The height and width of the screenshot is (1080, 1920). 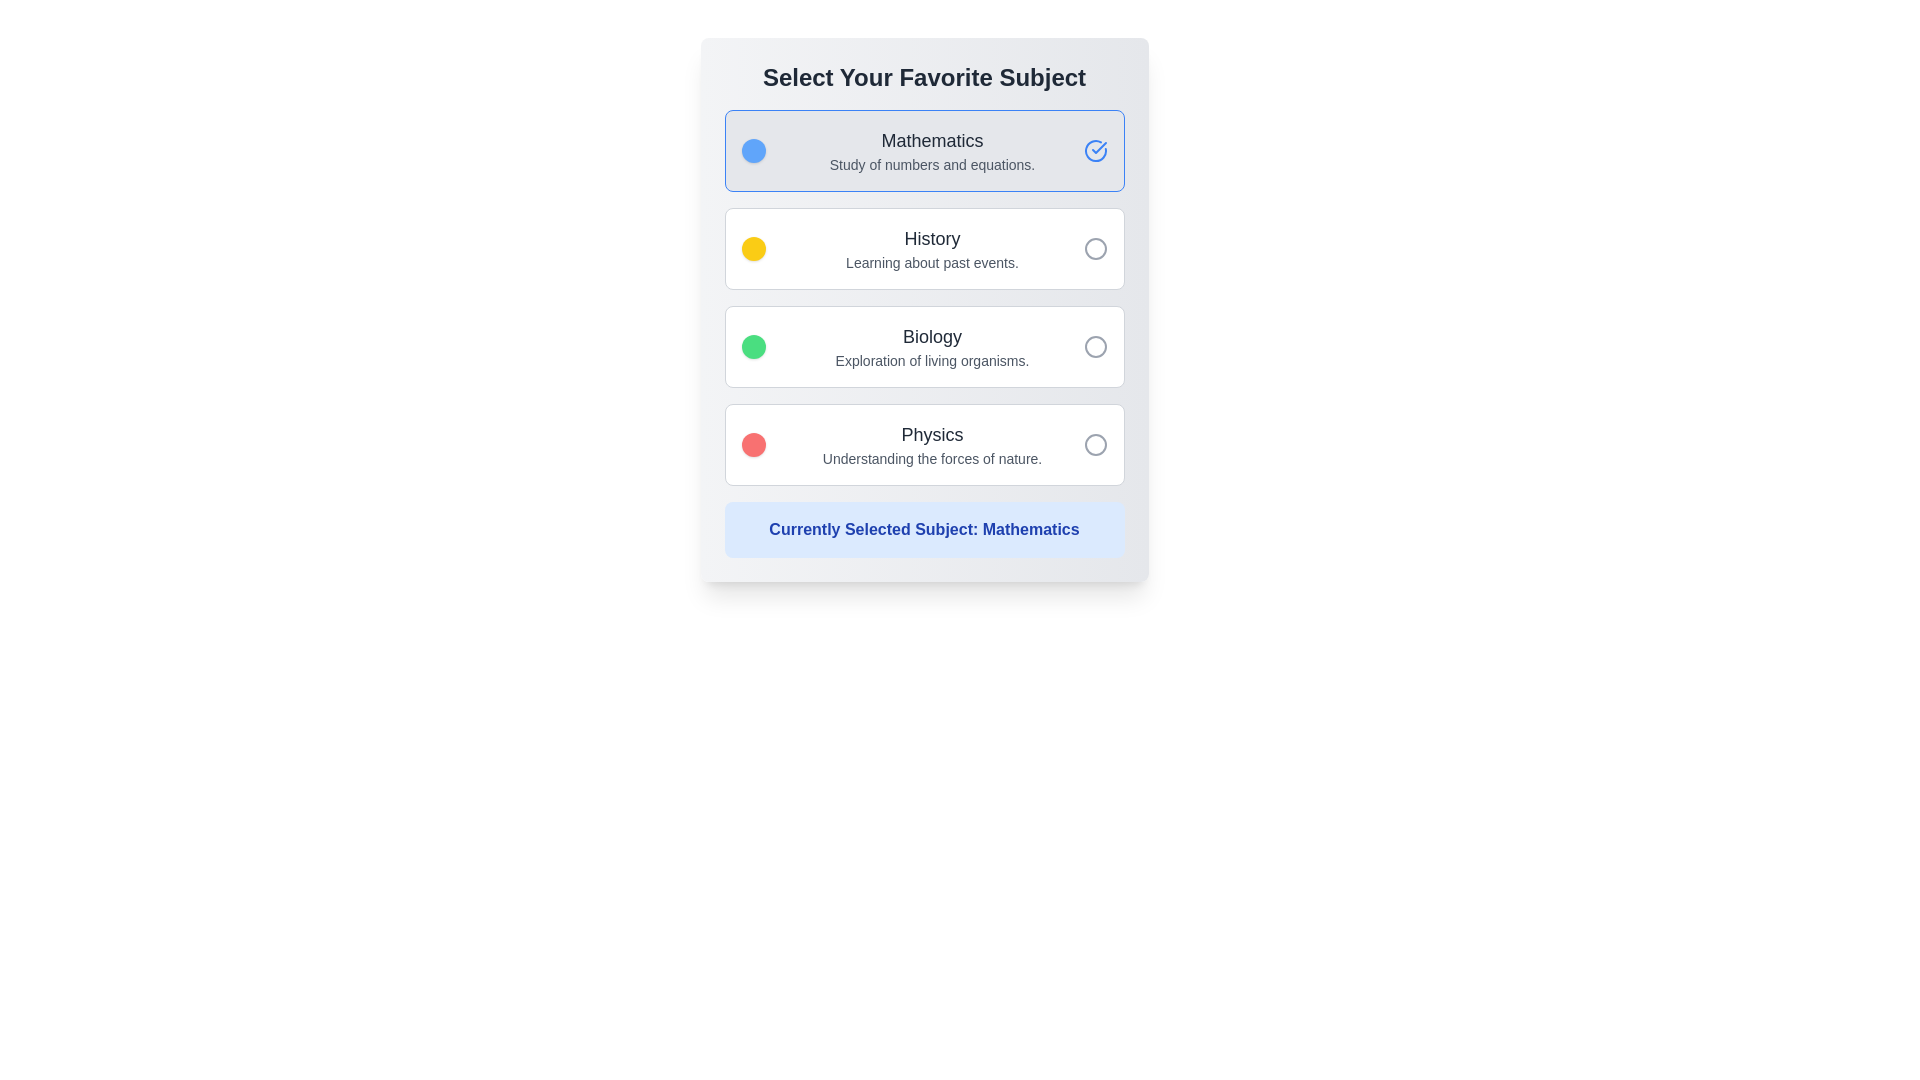 I want to click on the text label that reads 'Study of numbers and equations' which is styled in a gray font, located under the title 'Mathematics', so click(x=931, y=164).